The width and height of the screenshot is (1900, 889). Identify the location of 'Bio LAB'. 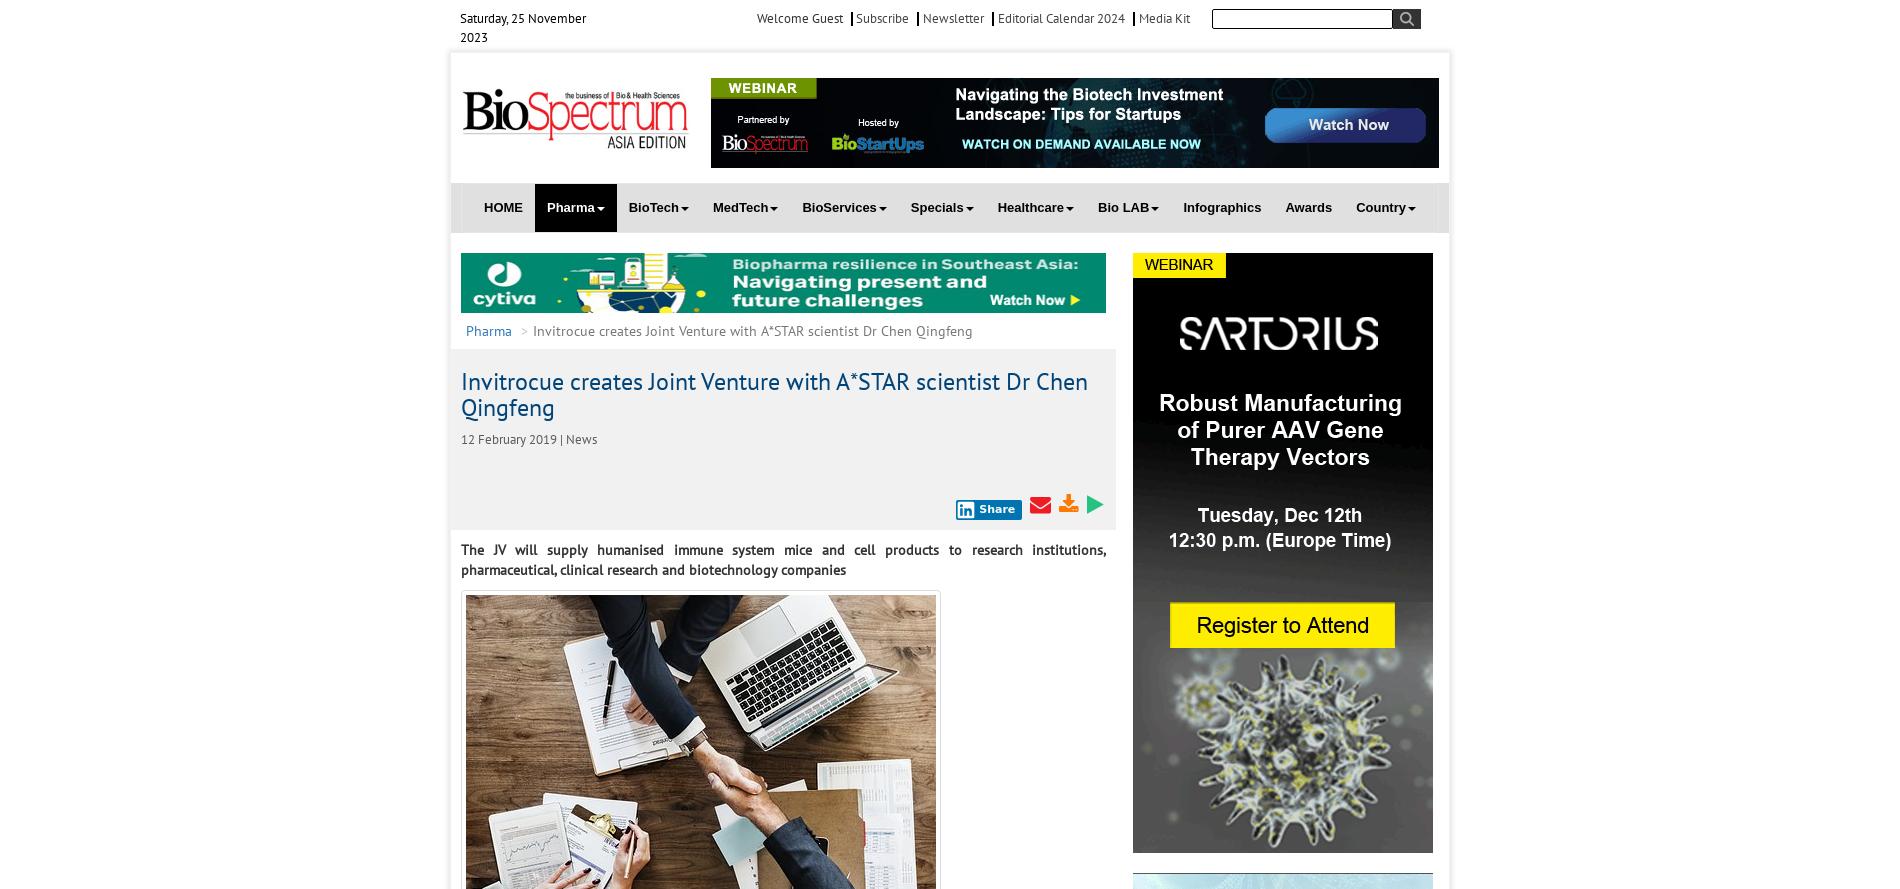
(1123, 206).